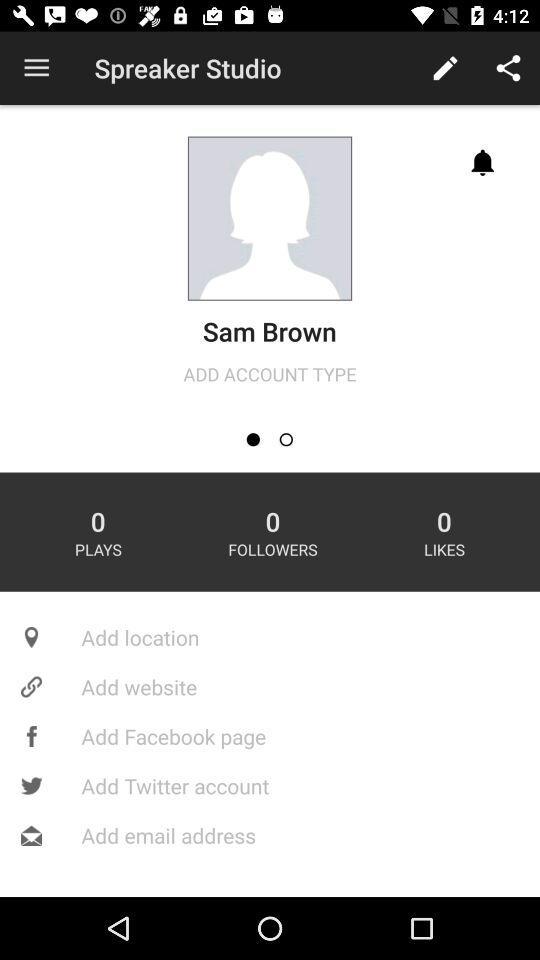 The height and width of the screenshot is (960, 540). Describe the element at coordinates (253, 439) in the screenshot. I see `the icon above followers icon` at that location.